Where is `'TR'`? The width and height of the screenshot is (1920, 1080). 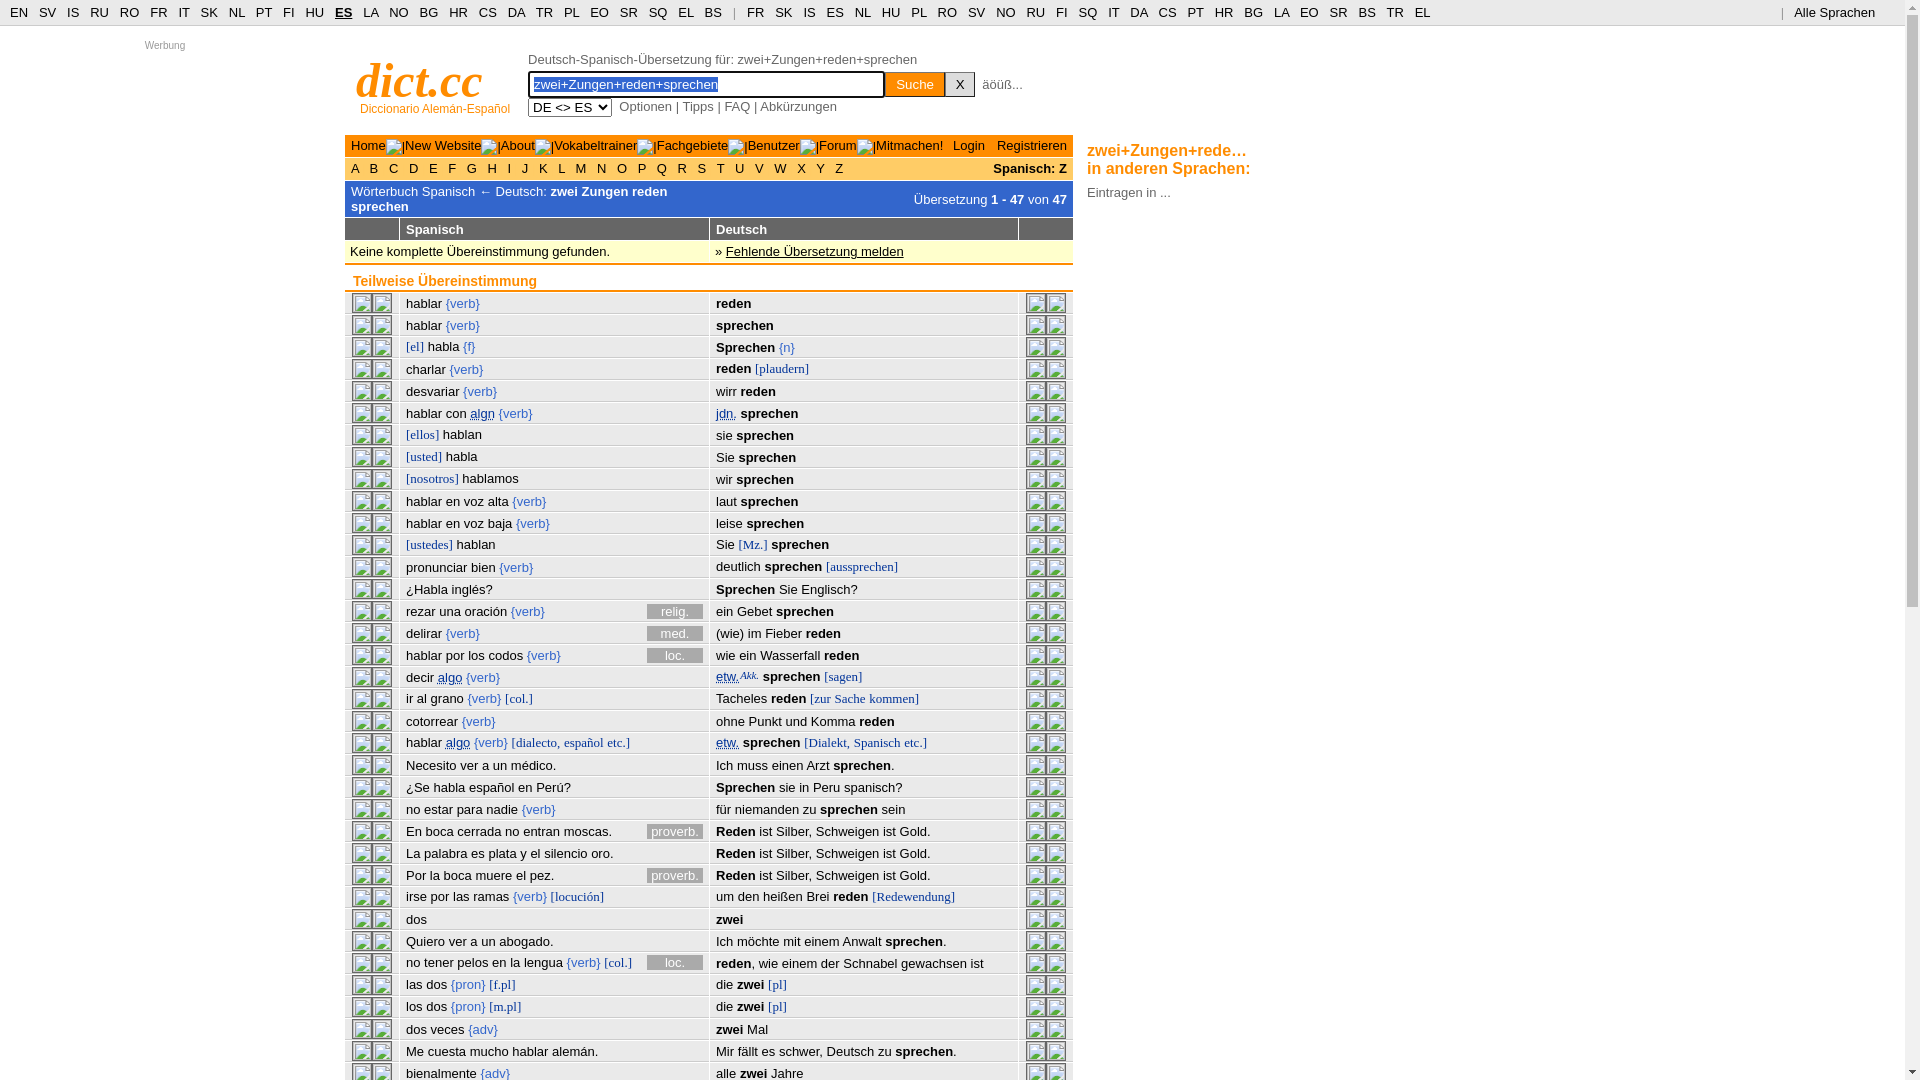
'TR' is located at coordinates (544, 12).